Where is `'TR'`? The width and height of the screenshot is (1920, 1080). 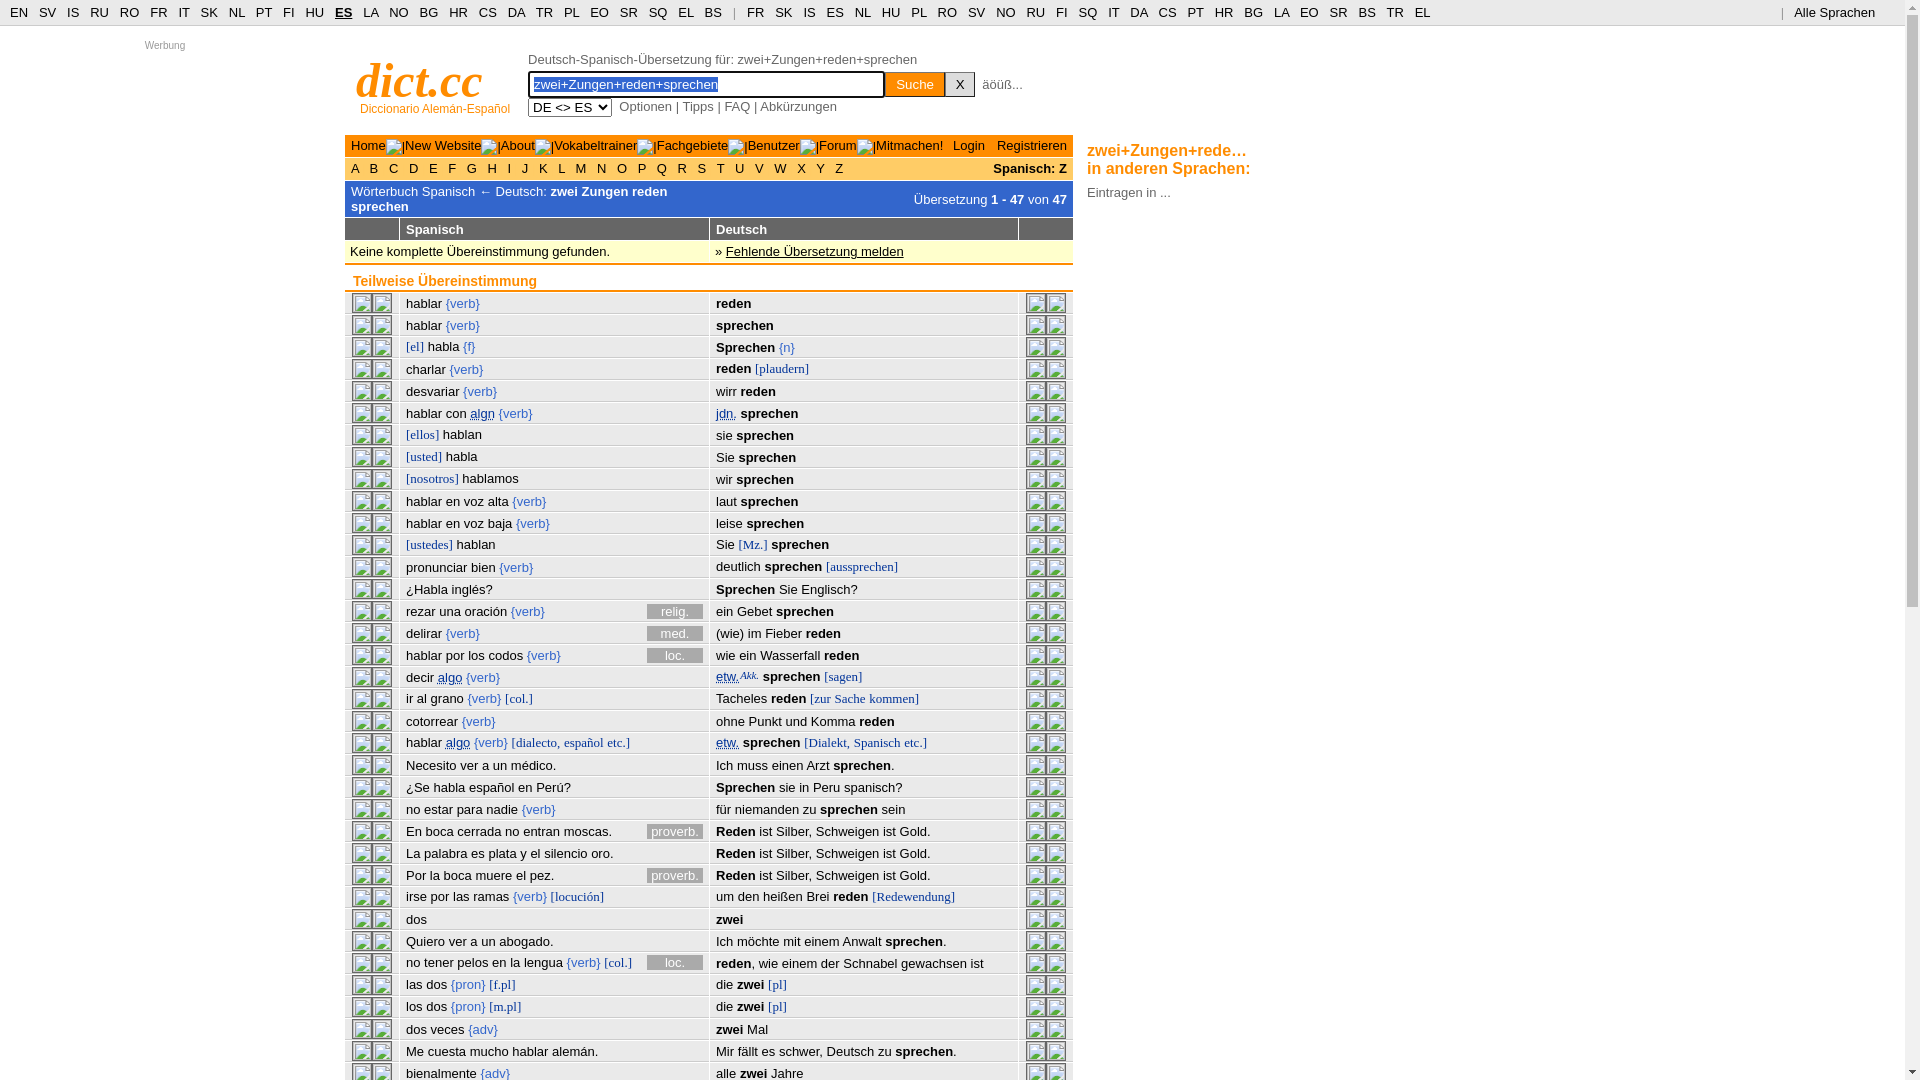
'TR' is located at coordinates (544, 12).